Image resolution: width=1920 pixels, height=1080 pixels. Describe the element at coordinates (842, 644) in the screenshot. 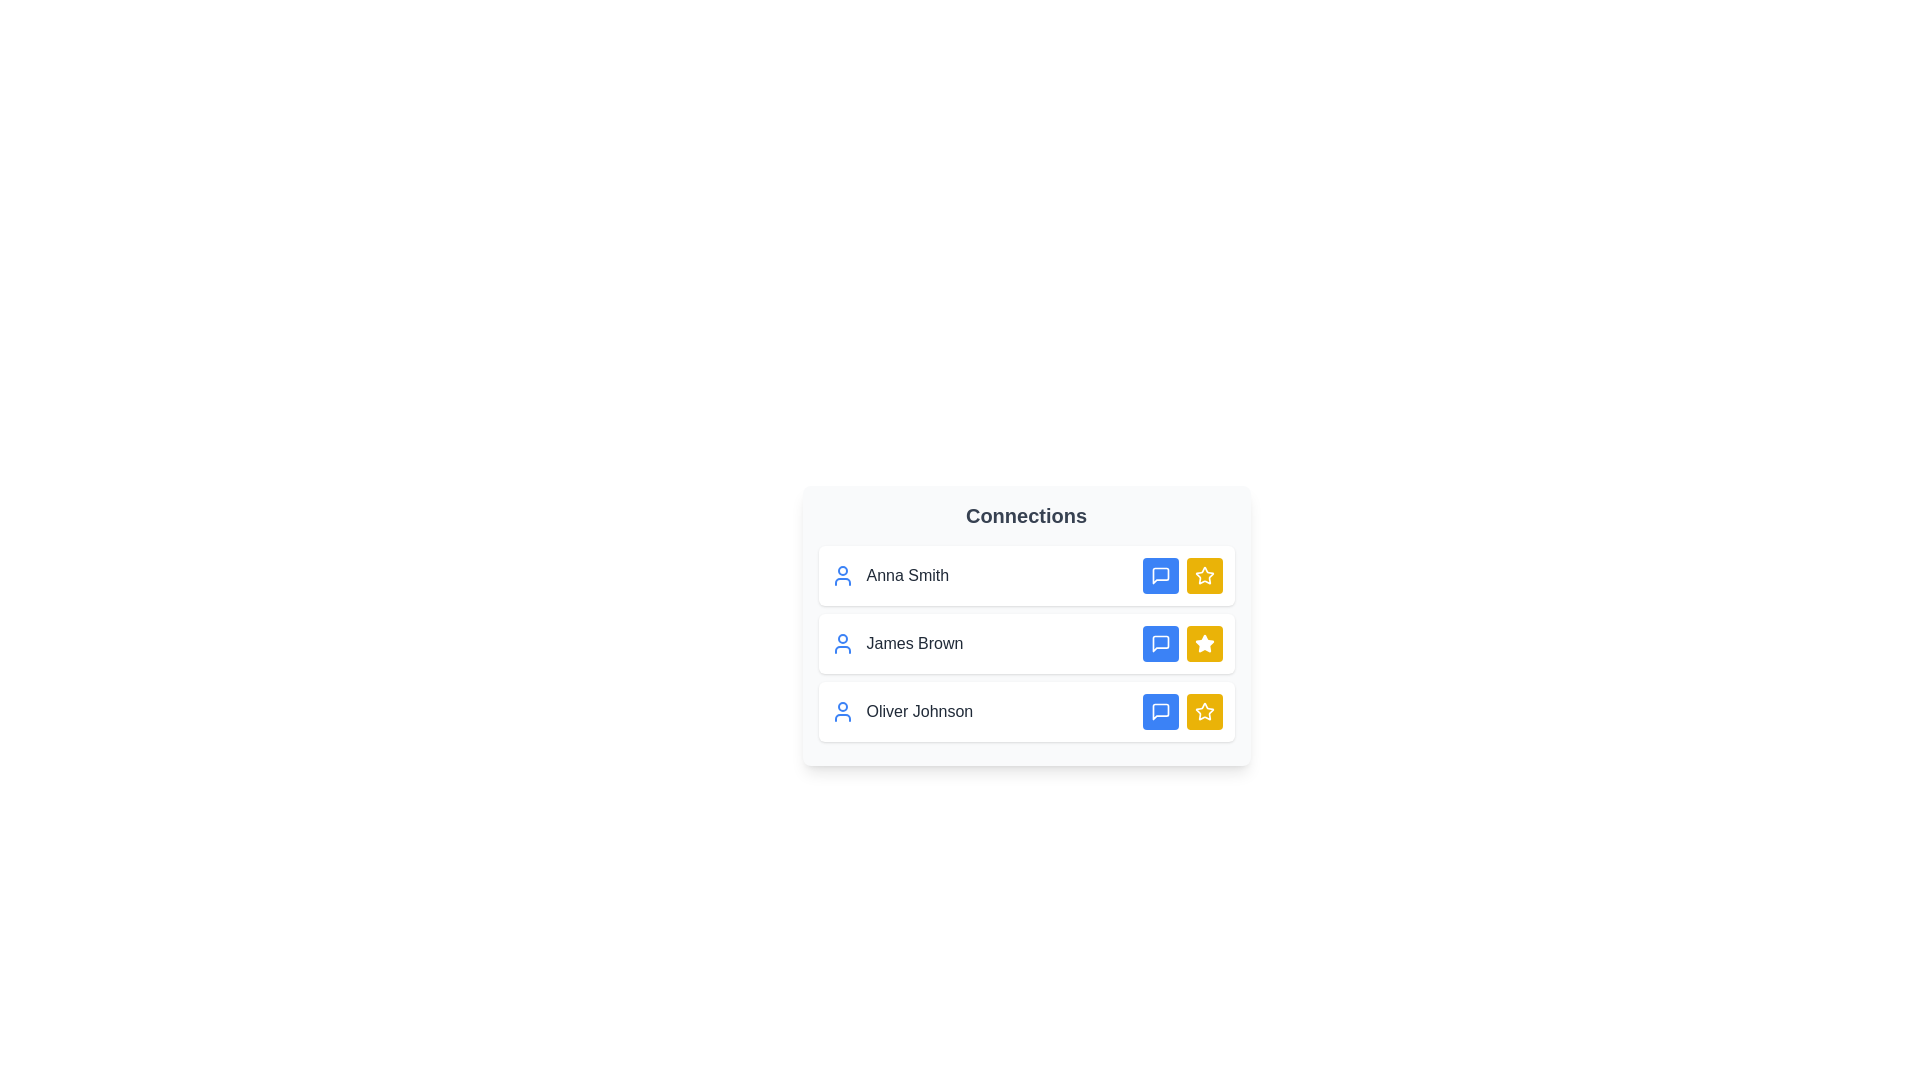

I see `the user icon for James Brown` at that location.